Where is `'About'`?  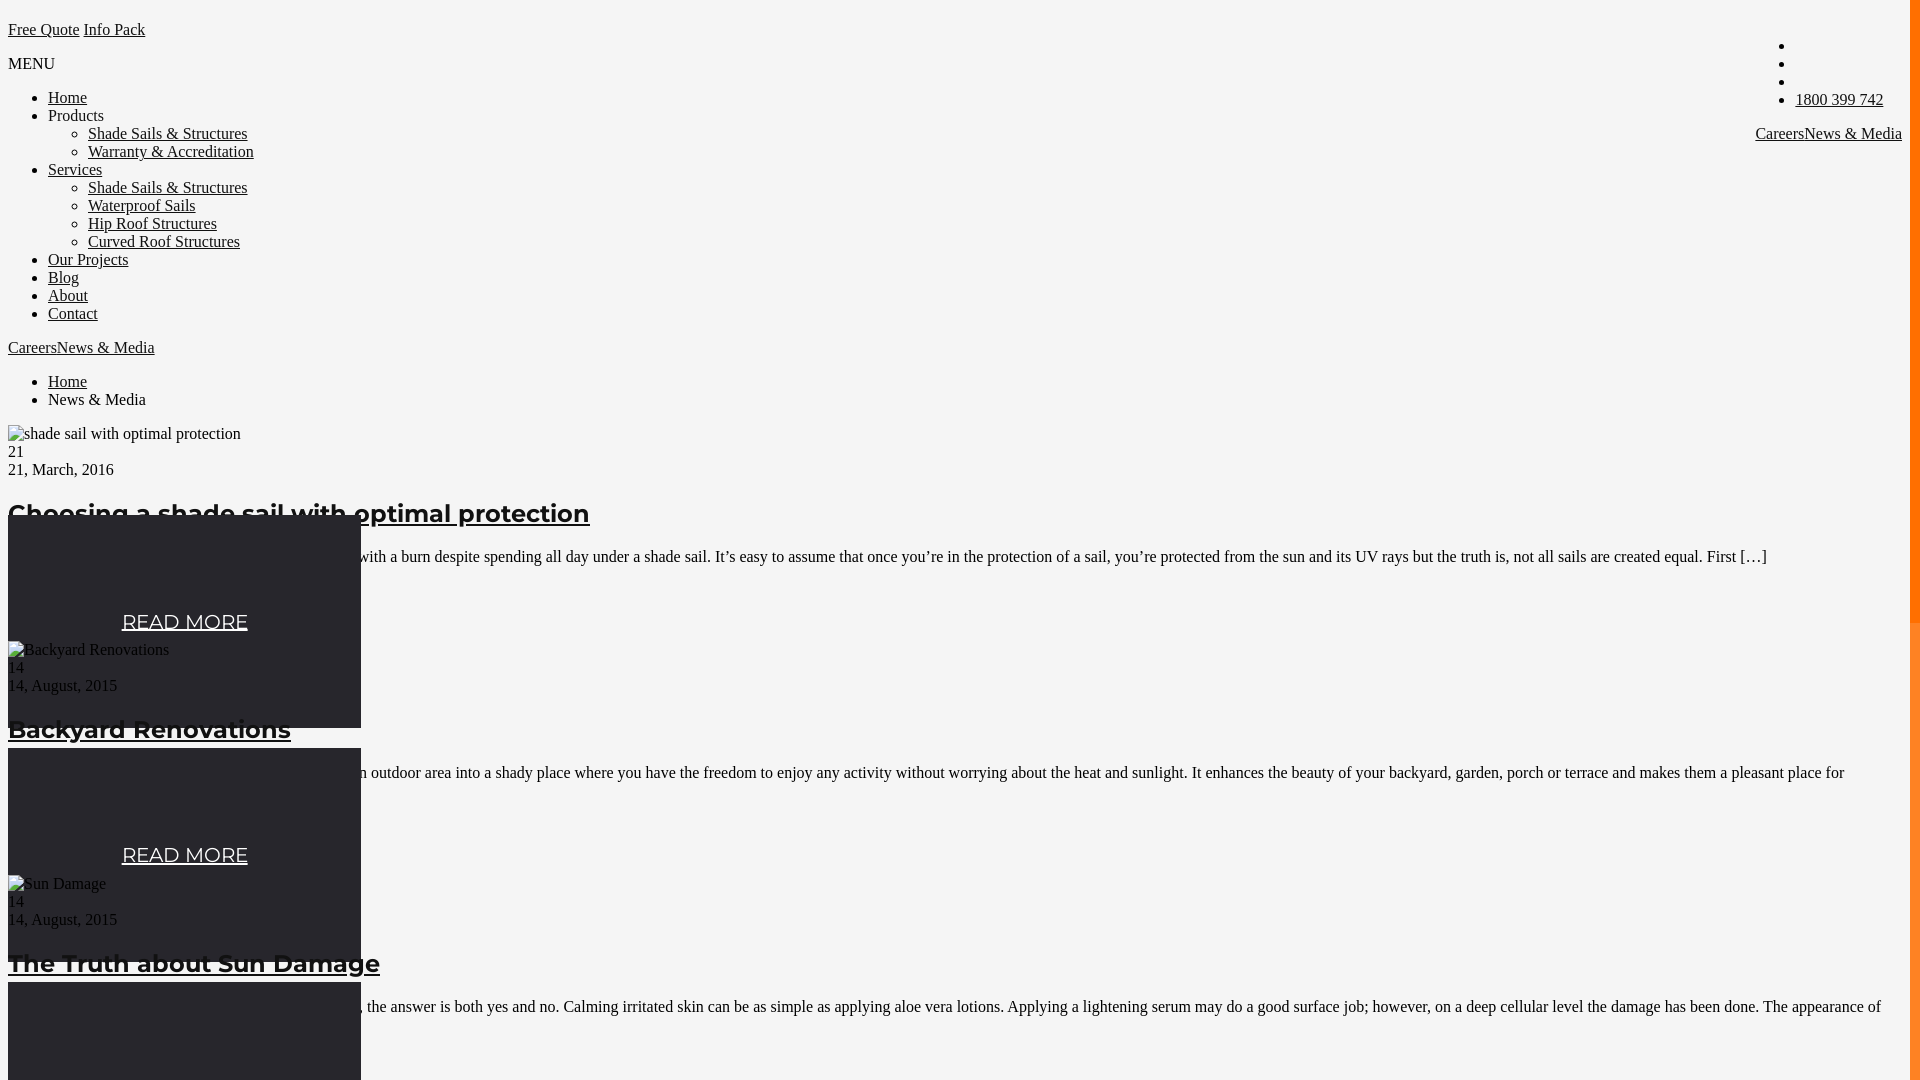 'About' is located at coordinates (67, 295).